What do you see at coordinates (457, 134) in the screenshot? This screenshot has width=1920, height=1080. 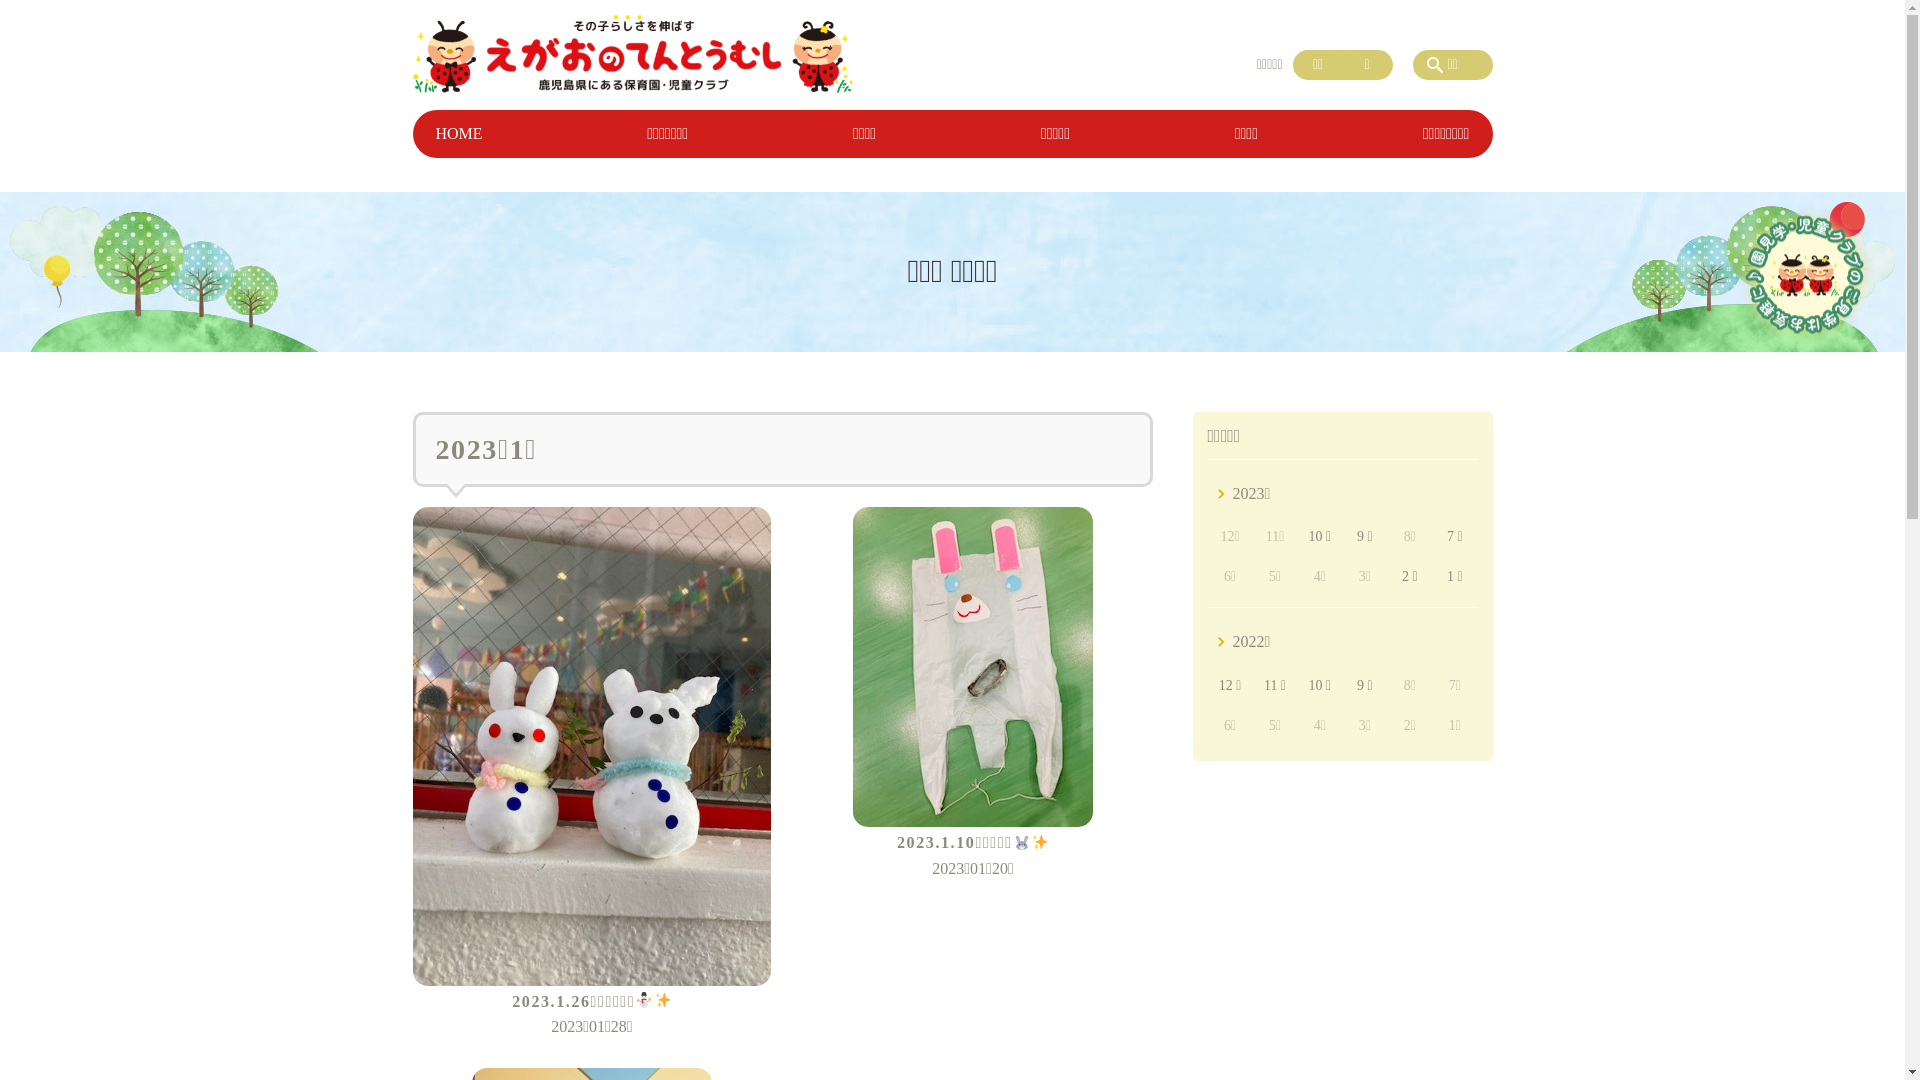 I see `'HOME'` at bounding box center [457, 134].